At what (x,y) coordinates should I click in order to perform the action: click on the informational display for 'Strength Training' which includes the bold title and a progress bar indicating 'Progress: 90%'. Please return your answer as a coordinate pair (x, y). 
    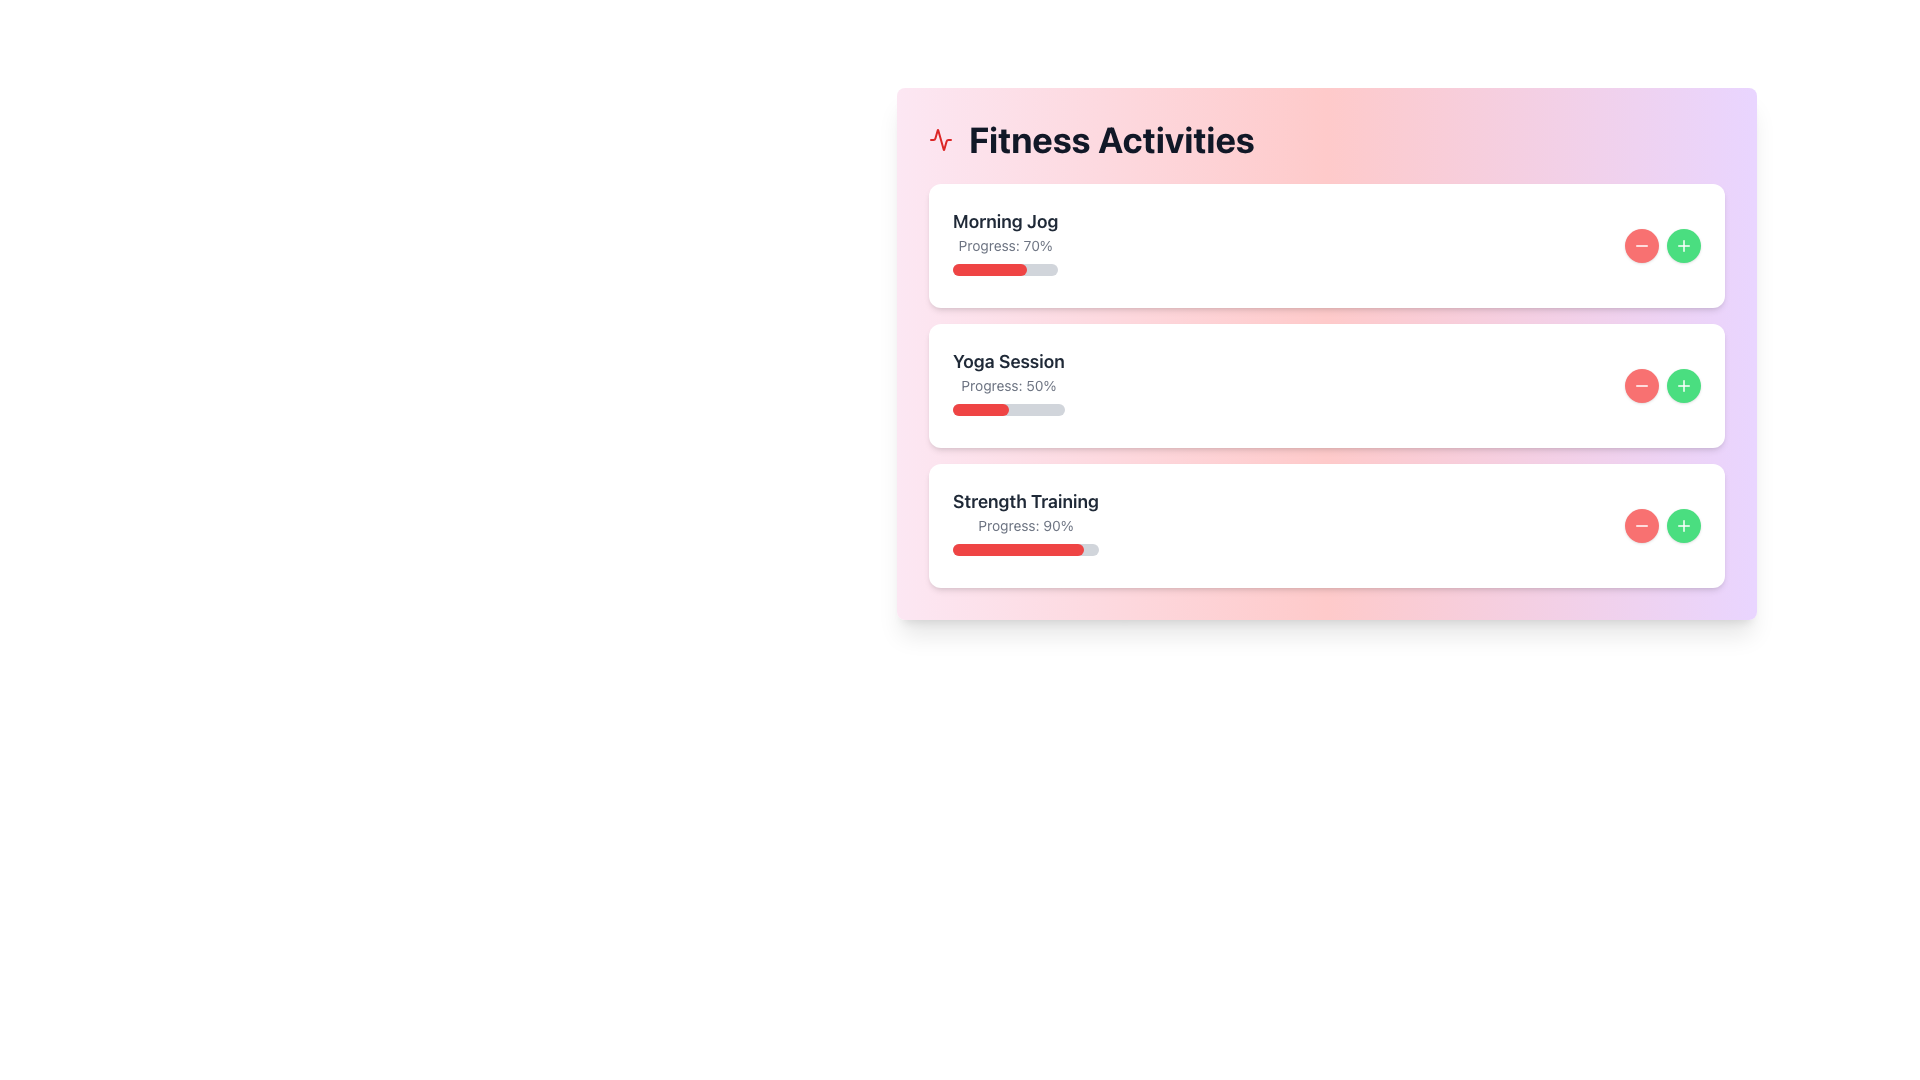
    Looking at the image, I should click on (1025, 524).